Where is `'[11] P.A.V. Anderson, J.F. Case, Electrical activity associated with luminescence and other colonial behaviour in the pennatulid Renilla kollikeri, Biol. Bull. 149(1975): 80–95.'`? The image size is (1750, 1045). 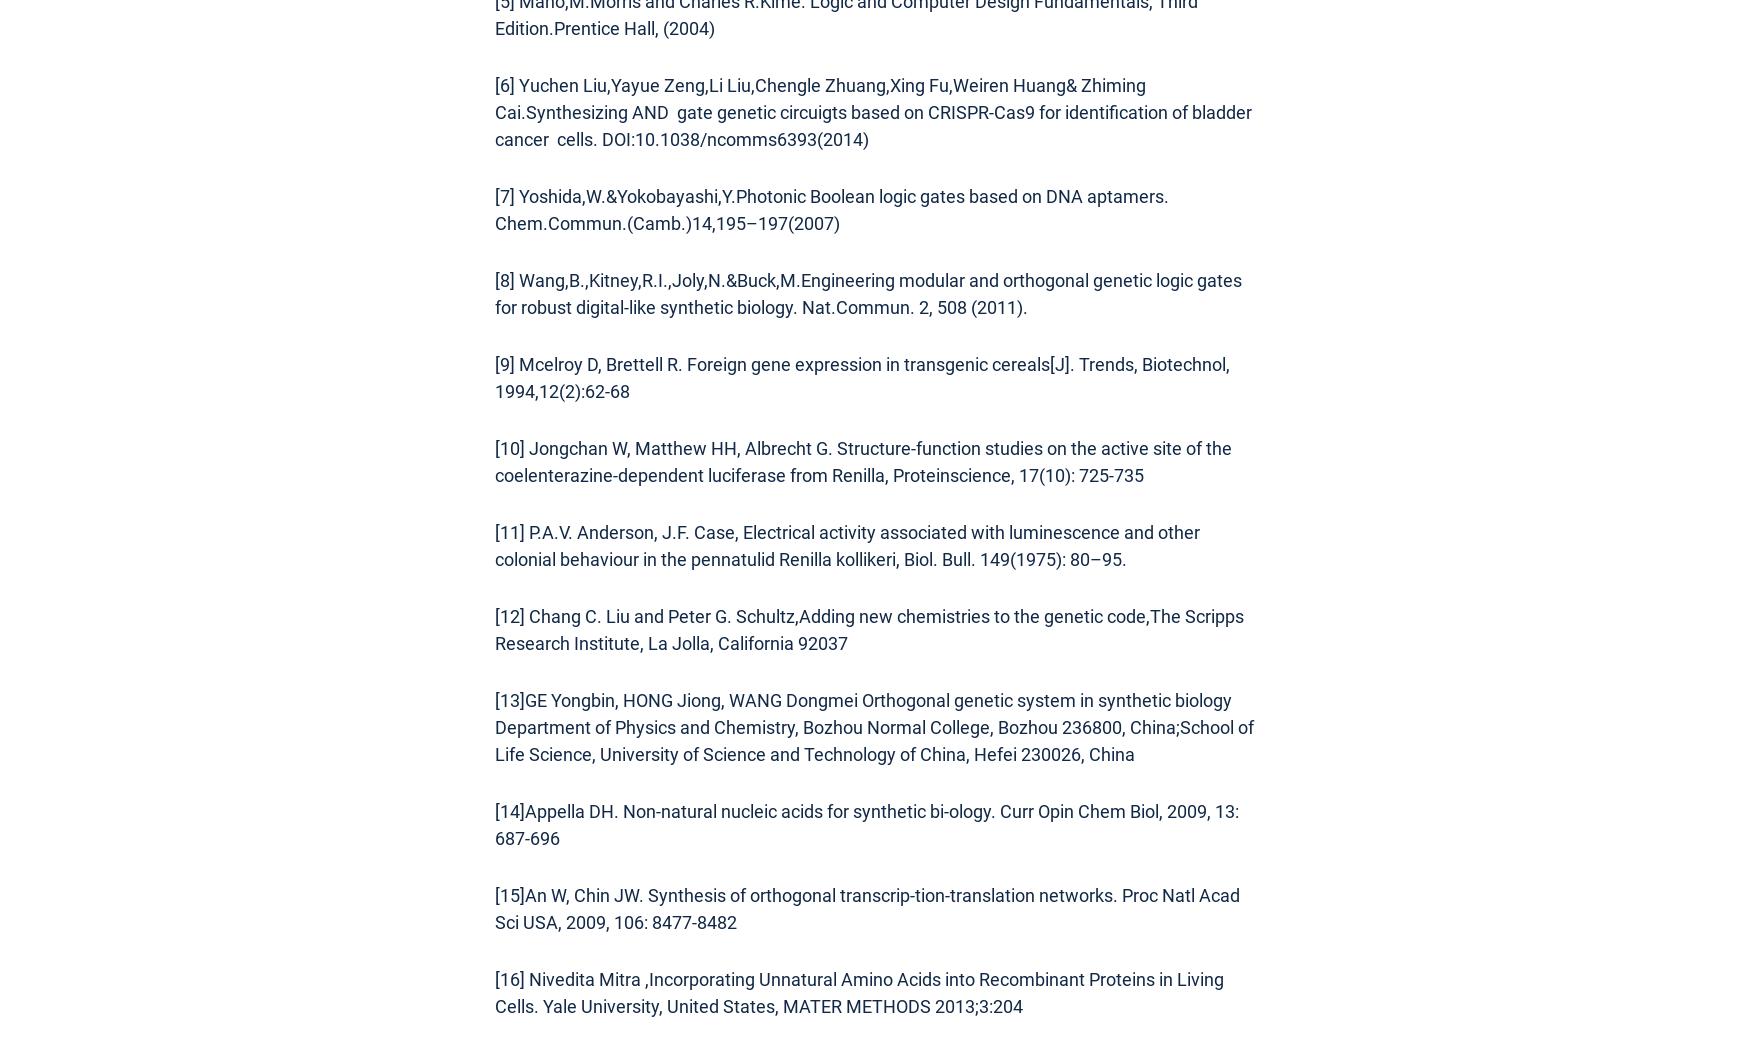
'[11] P.A.V. Anderson, J.F. Case, Electrical activity associated with luminescence and other colonial behaviour in the pennatulid Renilla kollikeri, Biol. Bull. 149(1975): 80–95.' is located at coordinates (847, 546).